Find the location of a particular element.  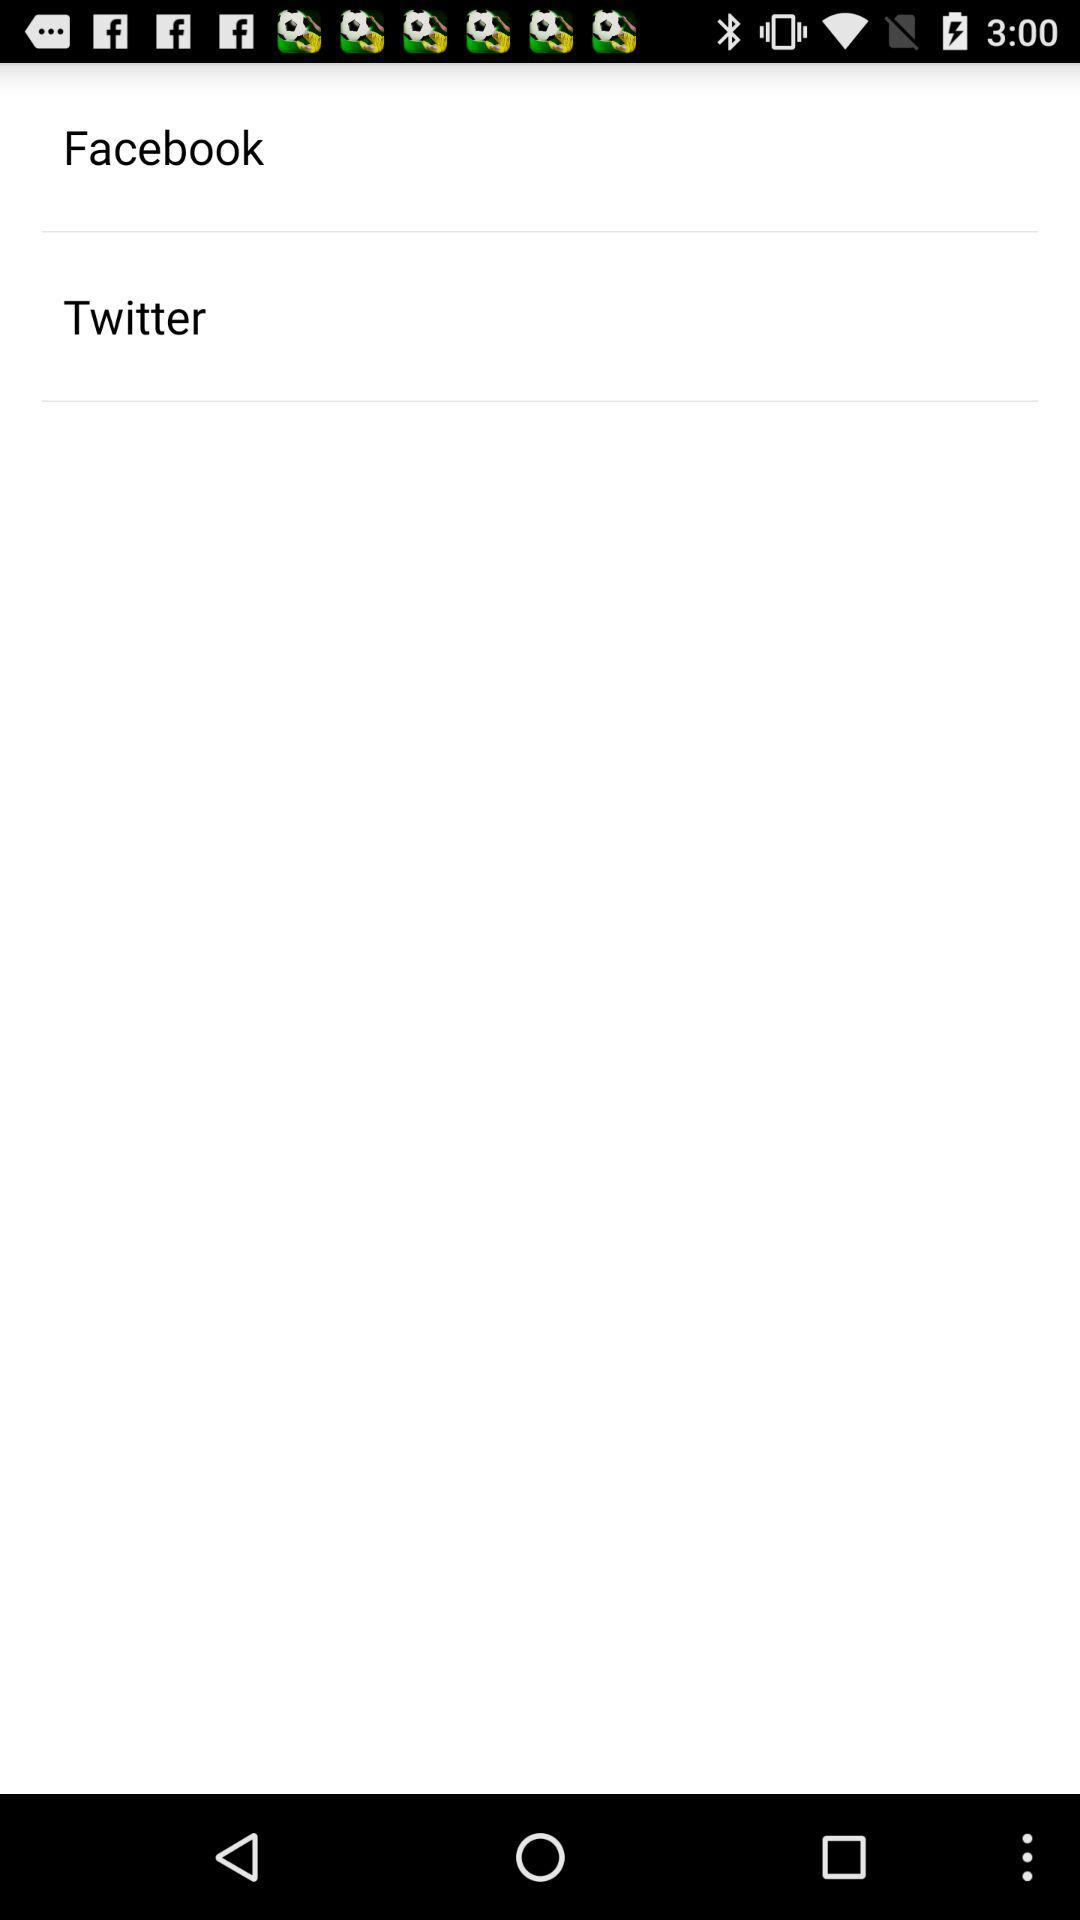

the facebook icon is located at coordinates (162, 145).